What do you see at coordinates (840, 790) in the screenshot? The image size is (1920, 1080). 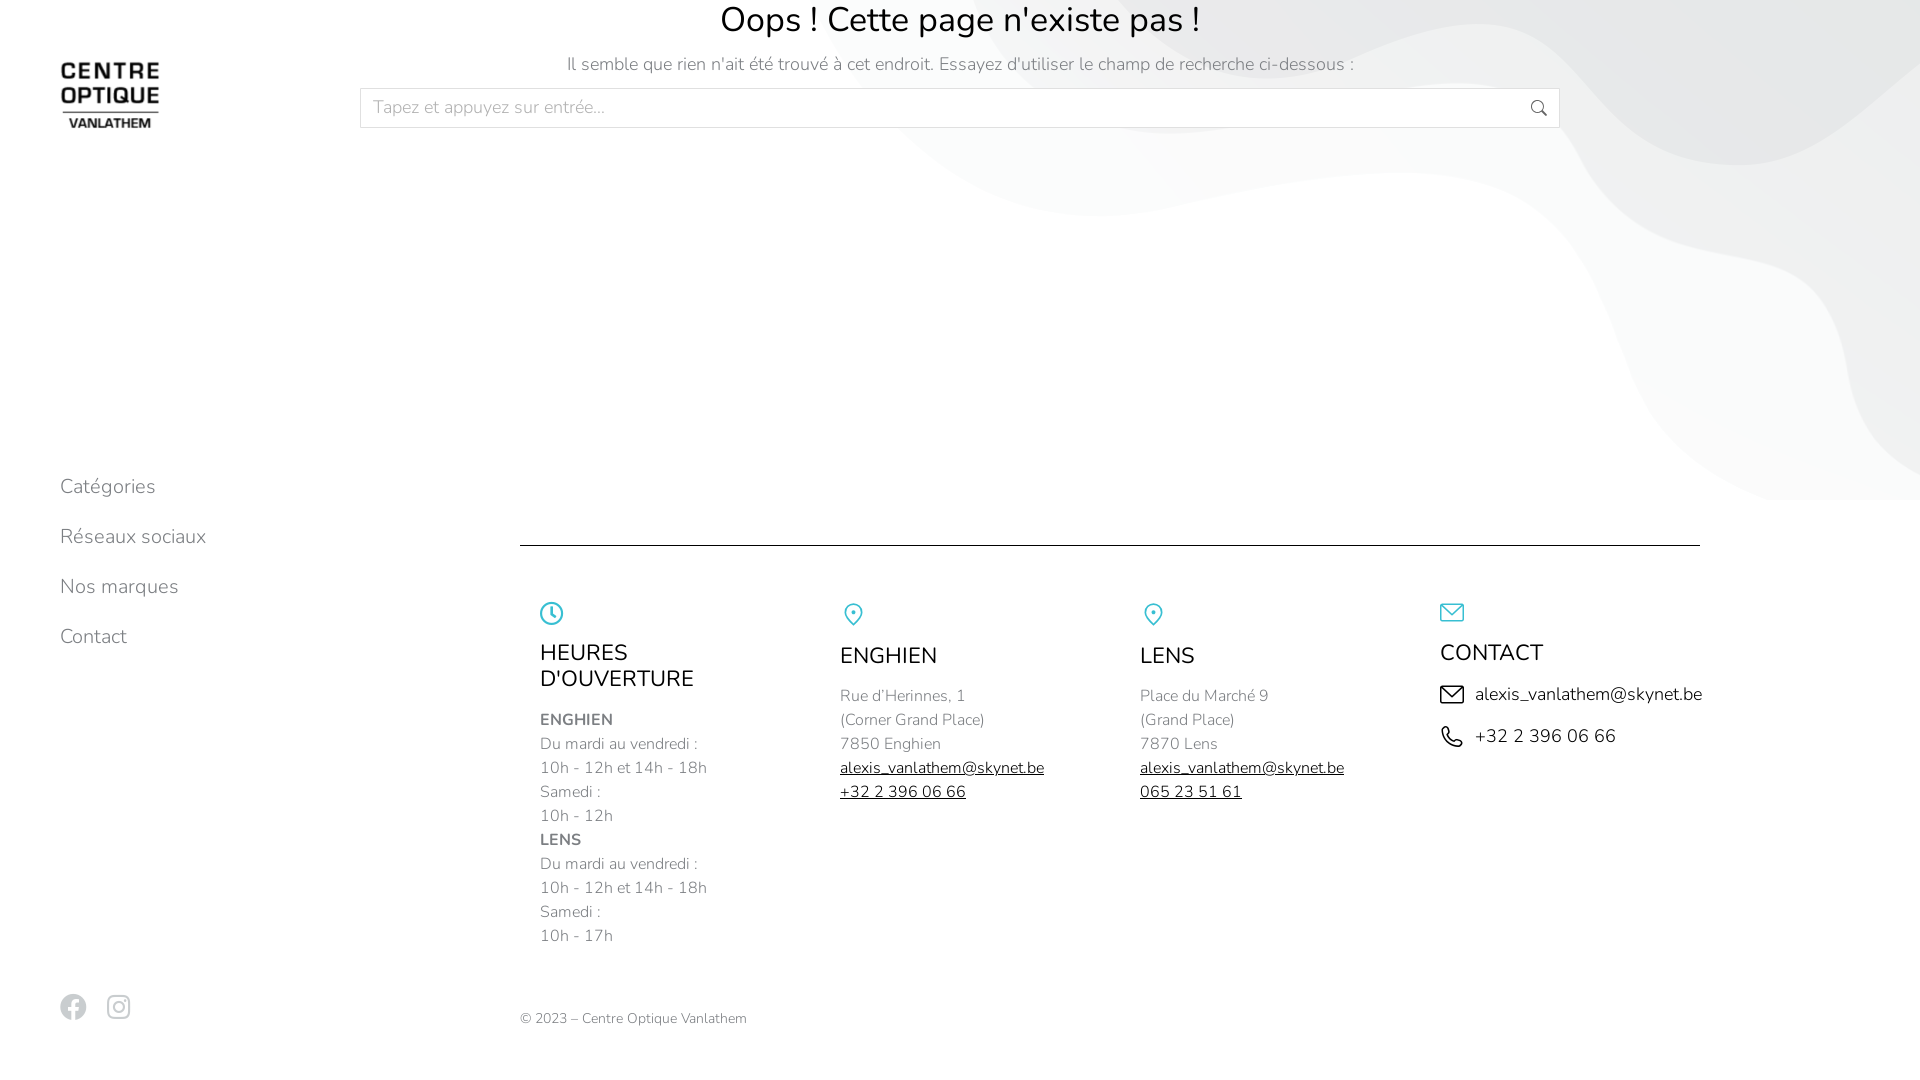 I see `'+32 2 396 06 66'` at bounding box center [840, 790].